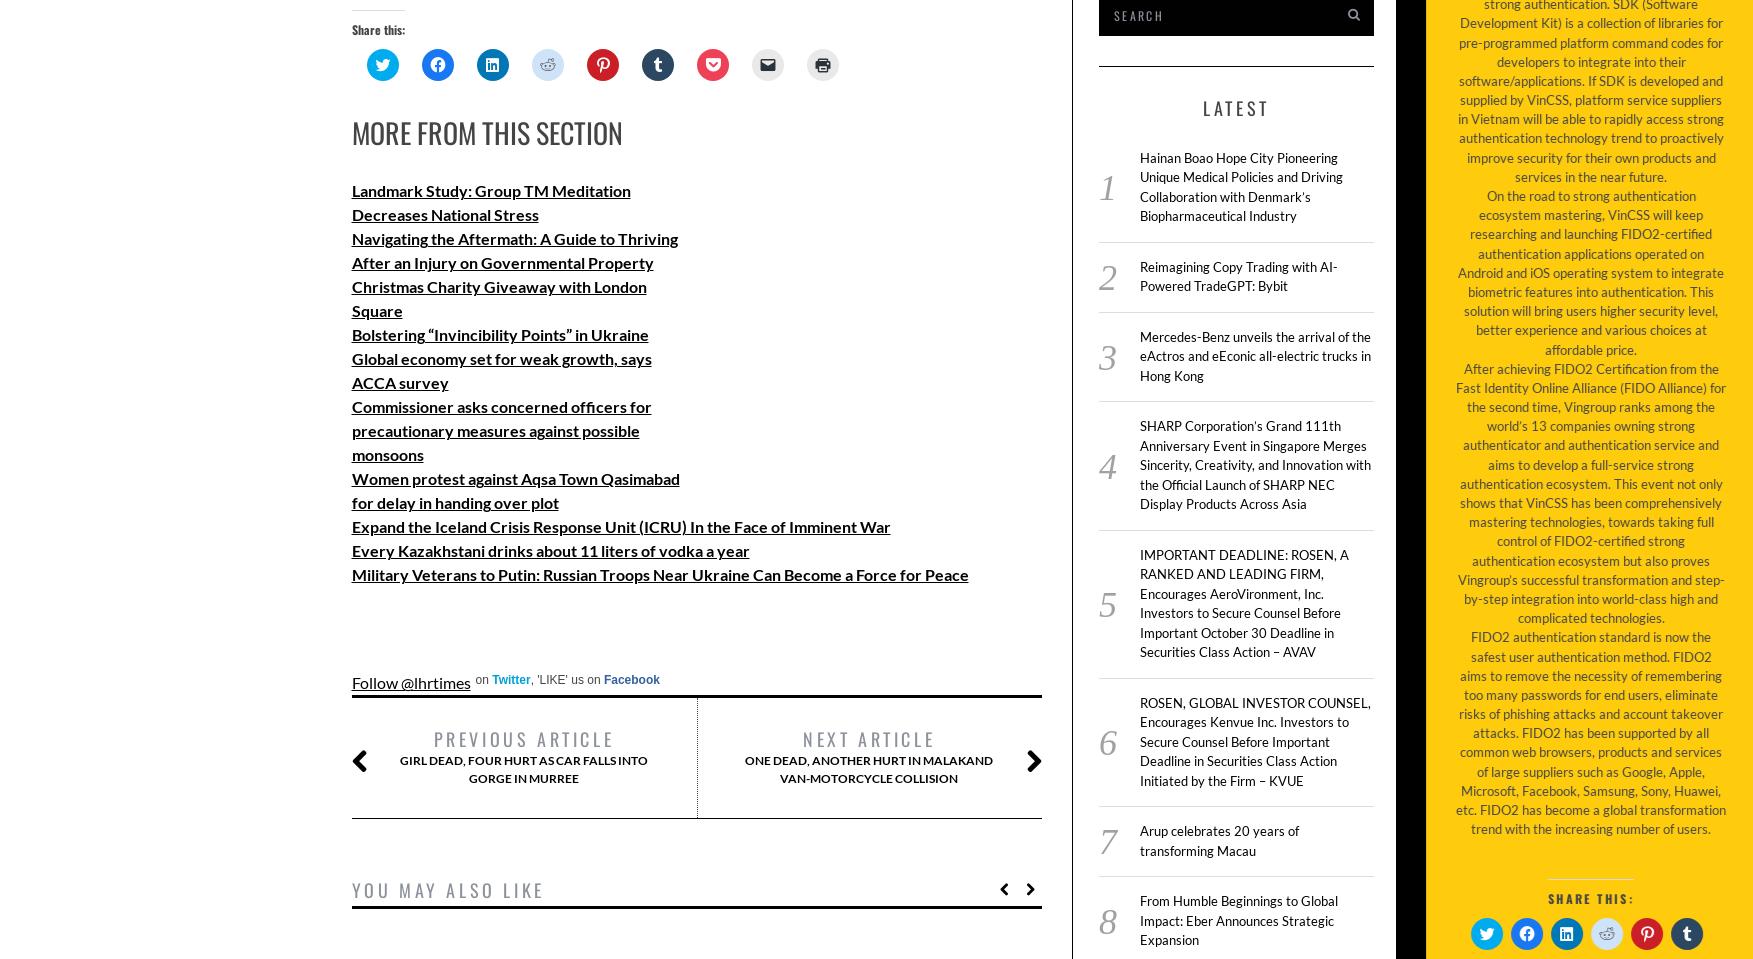 Image resolution: width=1753 pixels, height=959 pixels. What do you see at coordinates (498, 297) in the screenshot?
I see `'Christmas Charity Giveaway with London Square'` at bounding box center [498, 297].